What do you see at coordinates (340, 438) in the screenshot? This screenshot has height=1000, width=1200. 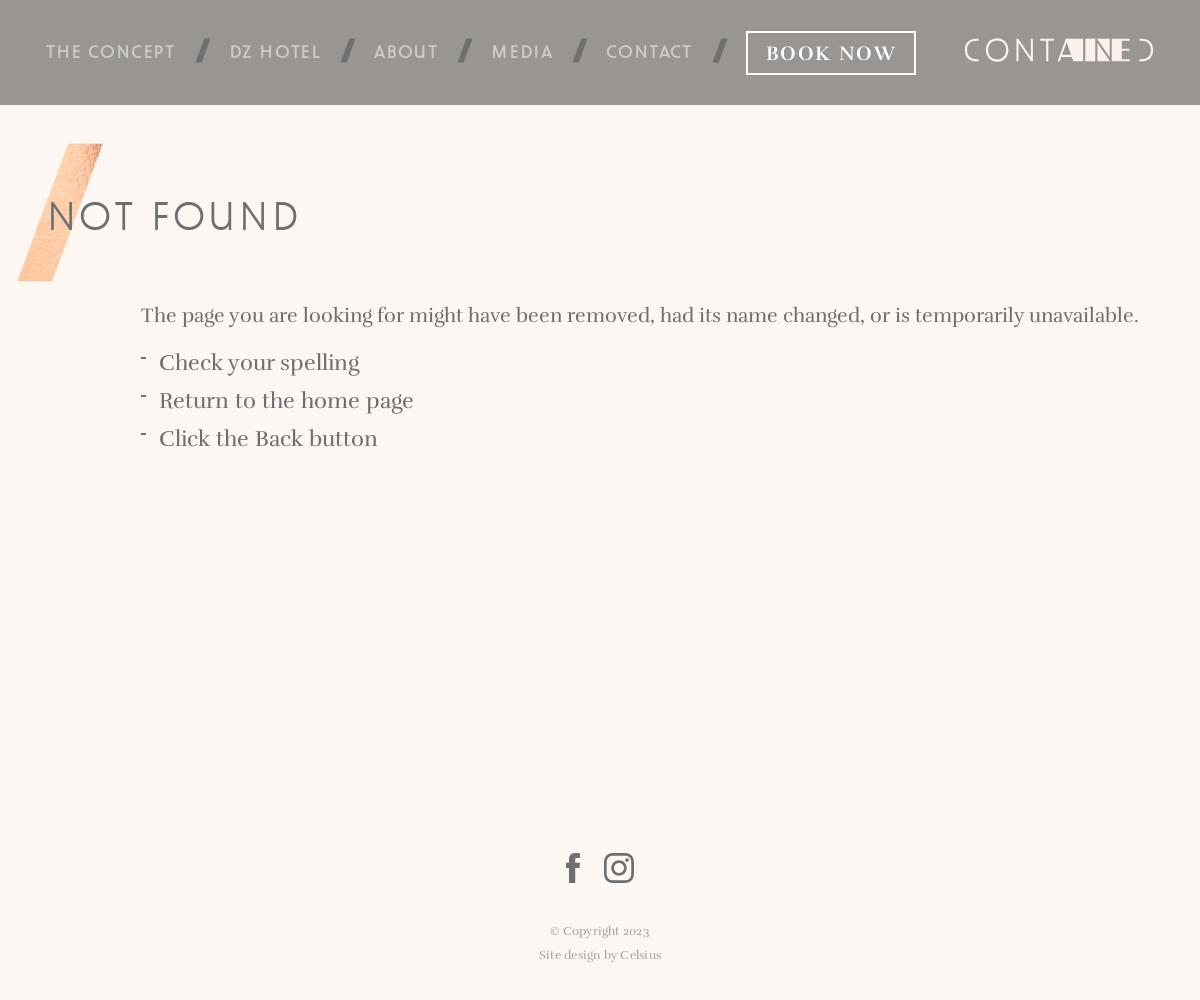 I see `'button'` at bounding box center [340, 438].